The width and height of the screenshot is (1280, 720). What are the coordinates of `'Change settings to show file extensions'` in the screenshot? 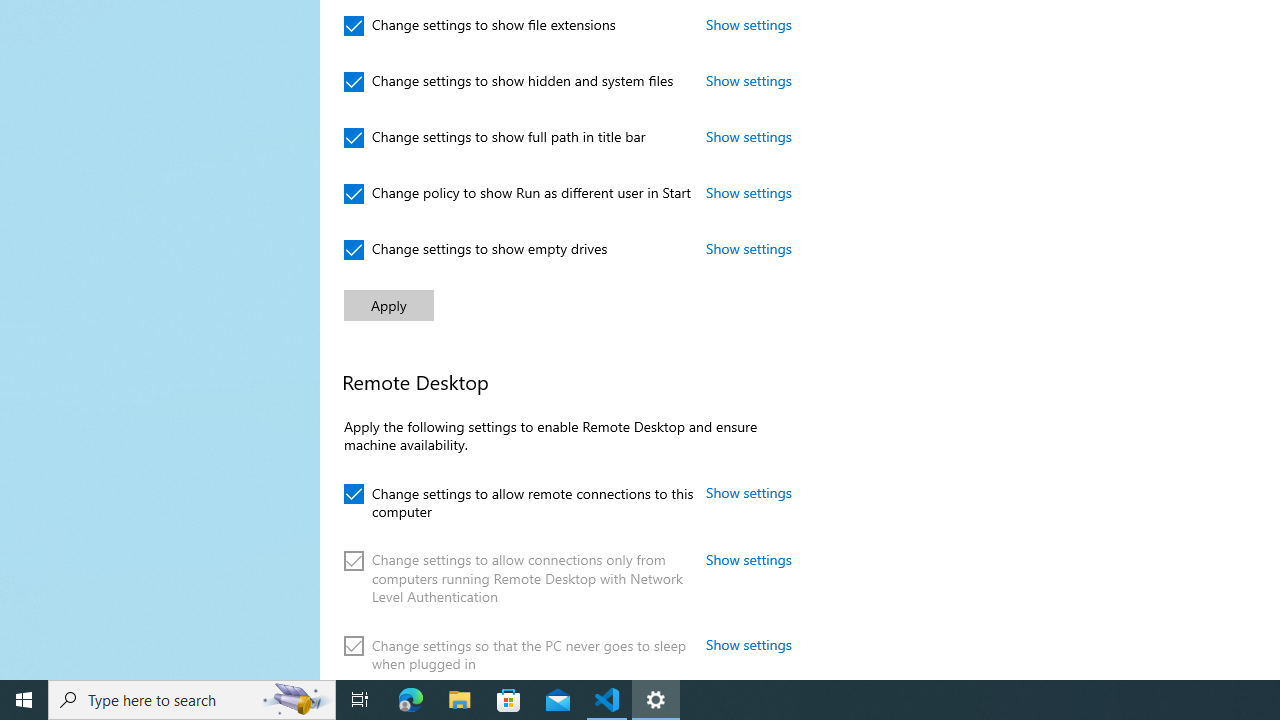 It's located at (480, 25).